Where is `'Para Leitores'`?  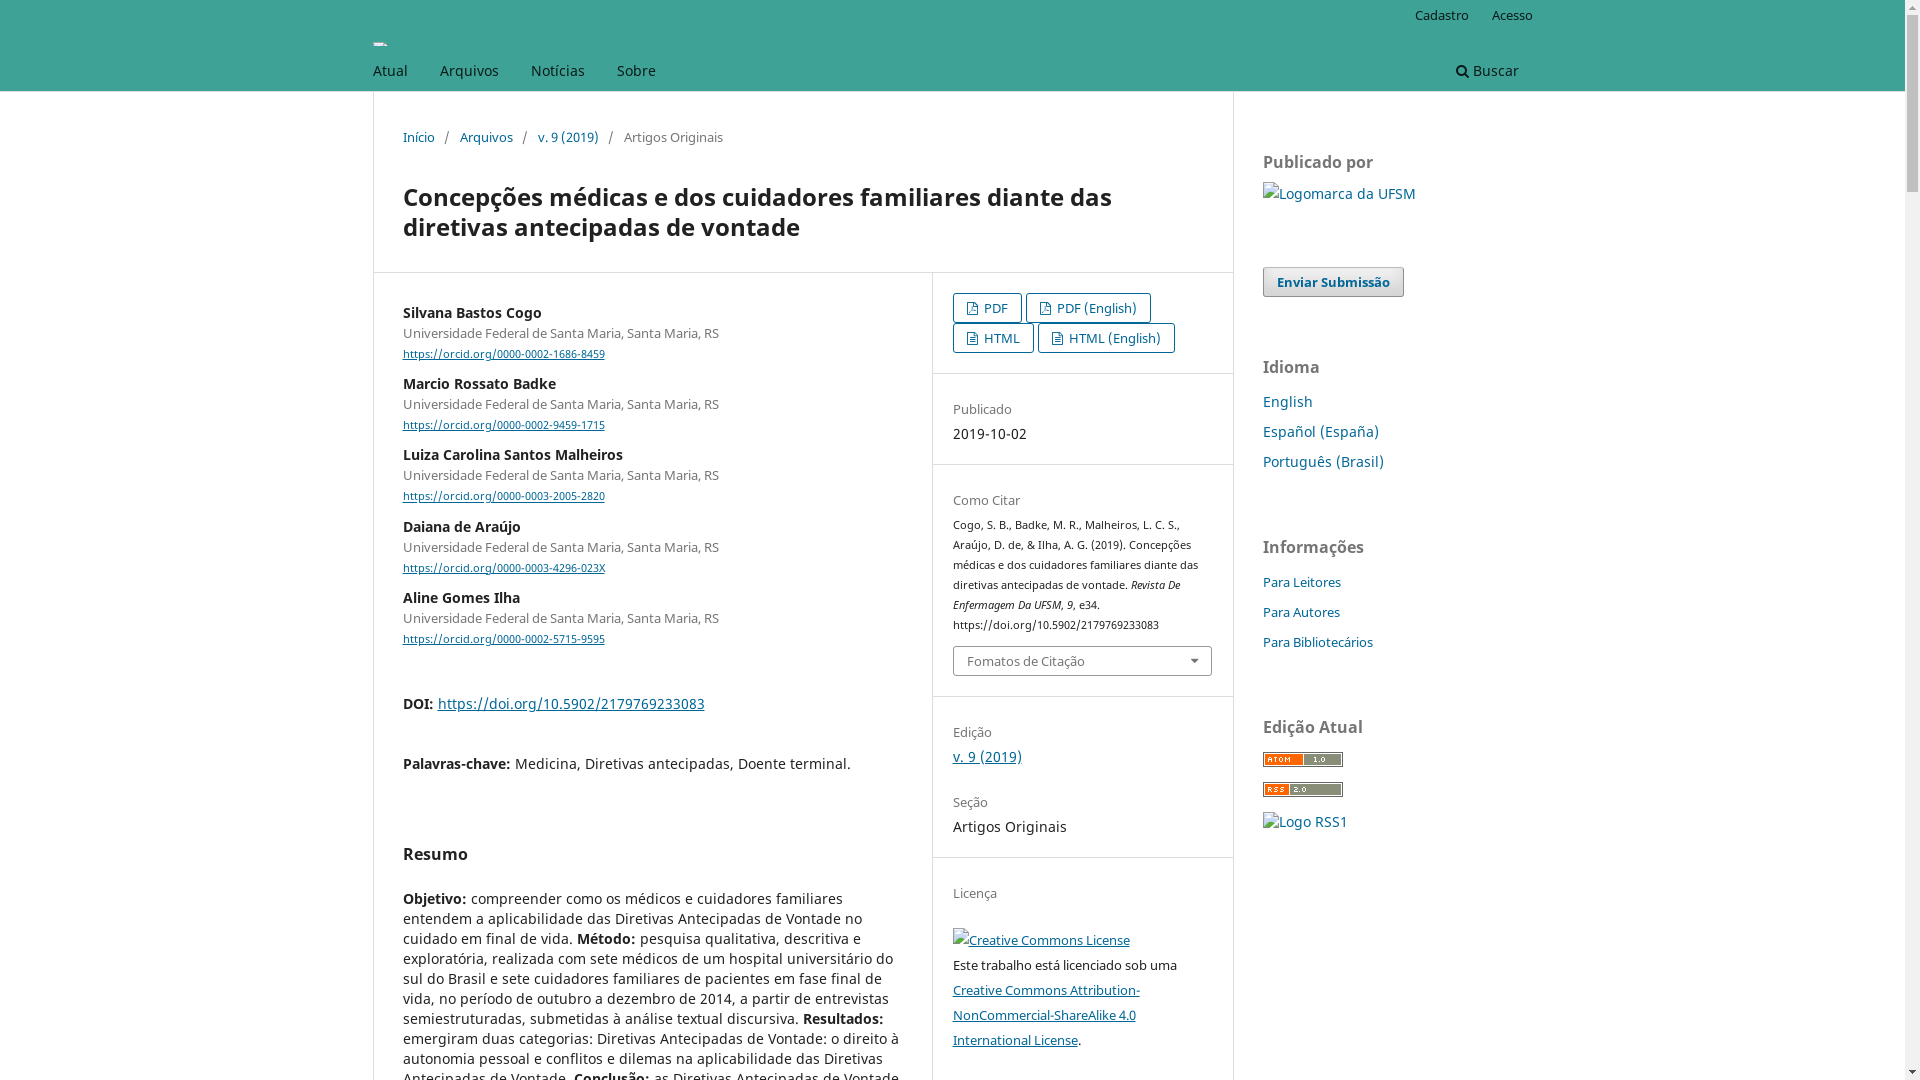
'Para Leitores' is located at coordinates (1300, 582).